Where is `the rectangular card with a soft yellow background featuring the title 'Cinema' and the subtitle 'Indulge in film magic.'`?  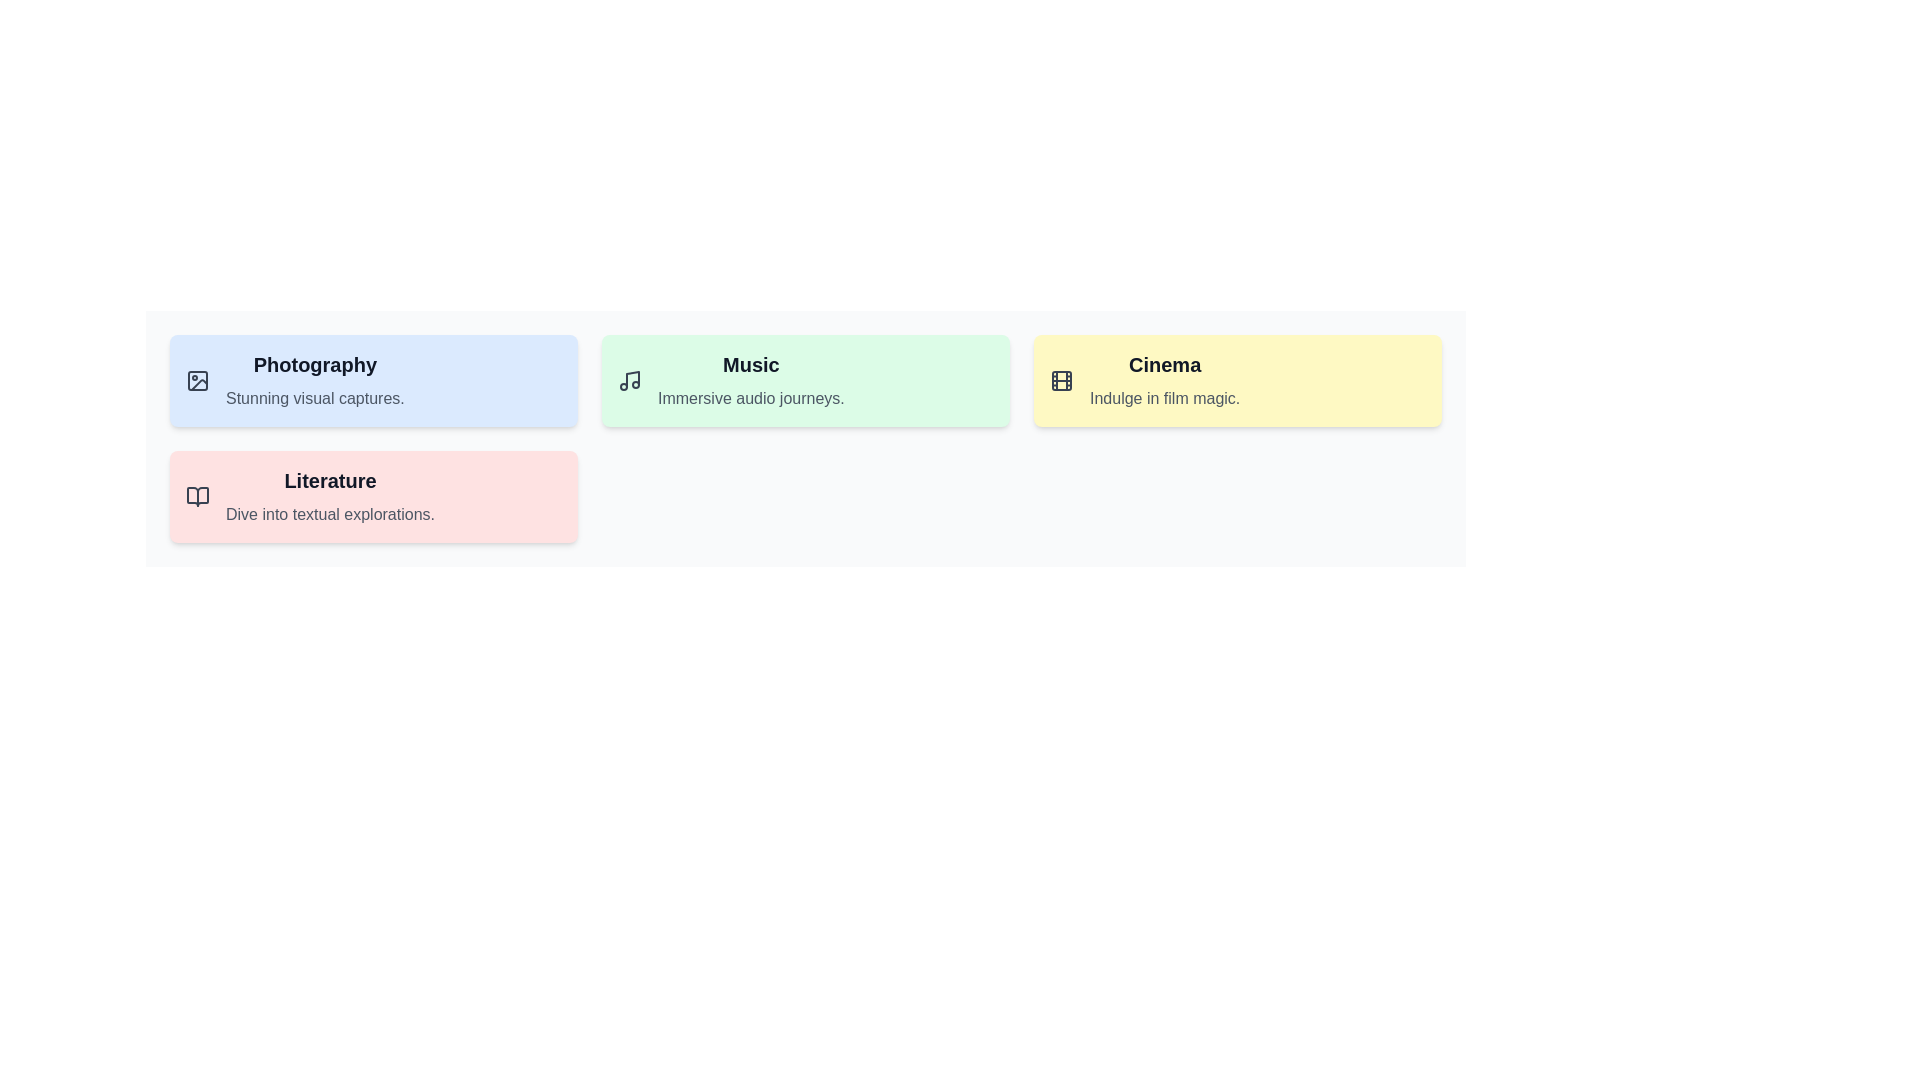
the rectangular card with a soft yellow background featuring the title 'Cinema' and the subtitle 'Indulge in film magic.' is located at coordinates (1237, 381).